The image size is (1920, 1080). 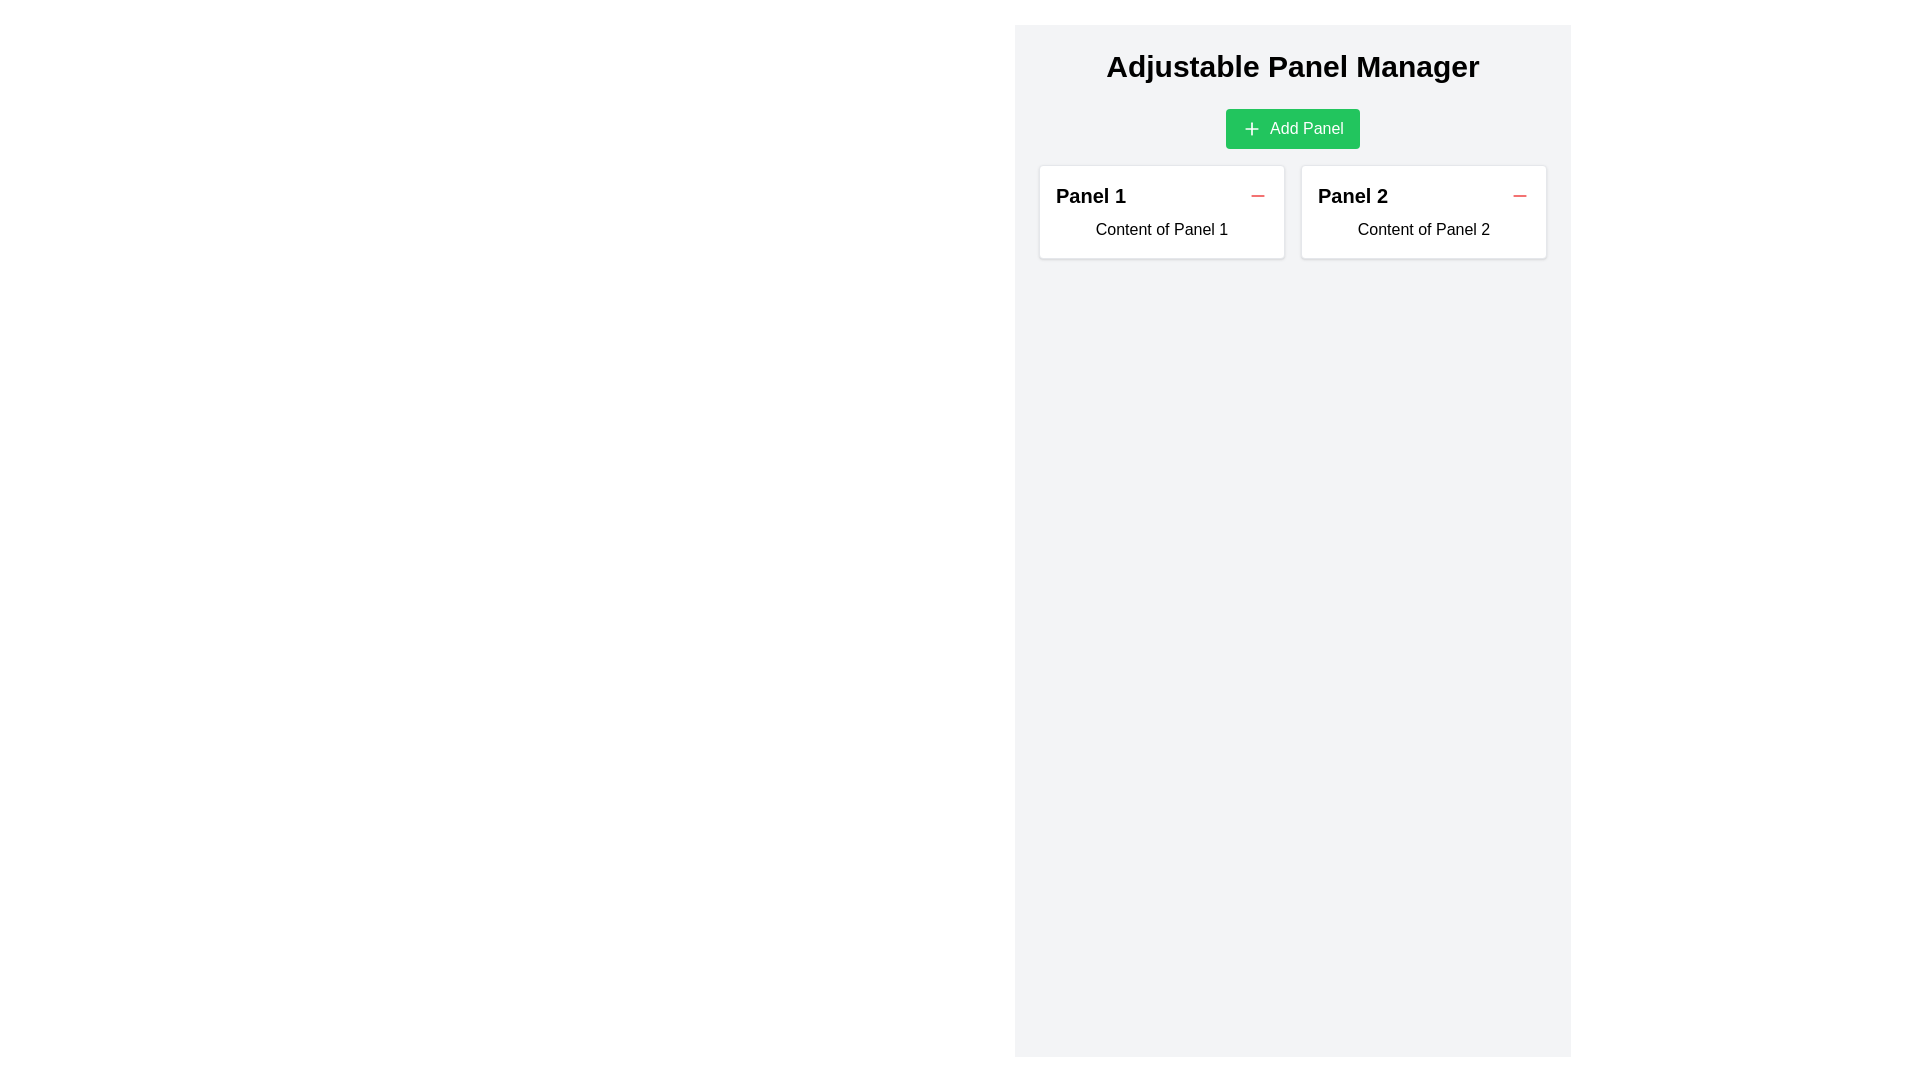 I want to click on the 'Add Panel' label within the green button located near the top-center of the user interface, which is immediately to the right of a plus '+' icon, so click(x=1306, y=128).